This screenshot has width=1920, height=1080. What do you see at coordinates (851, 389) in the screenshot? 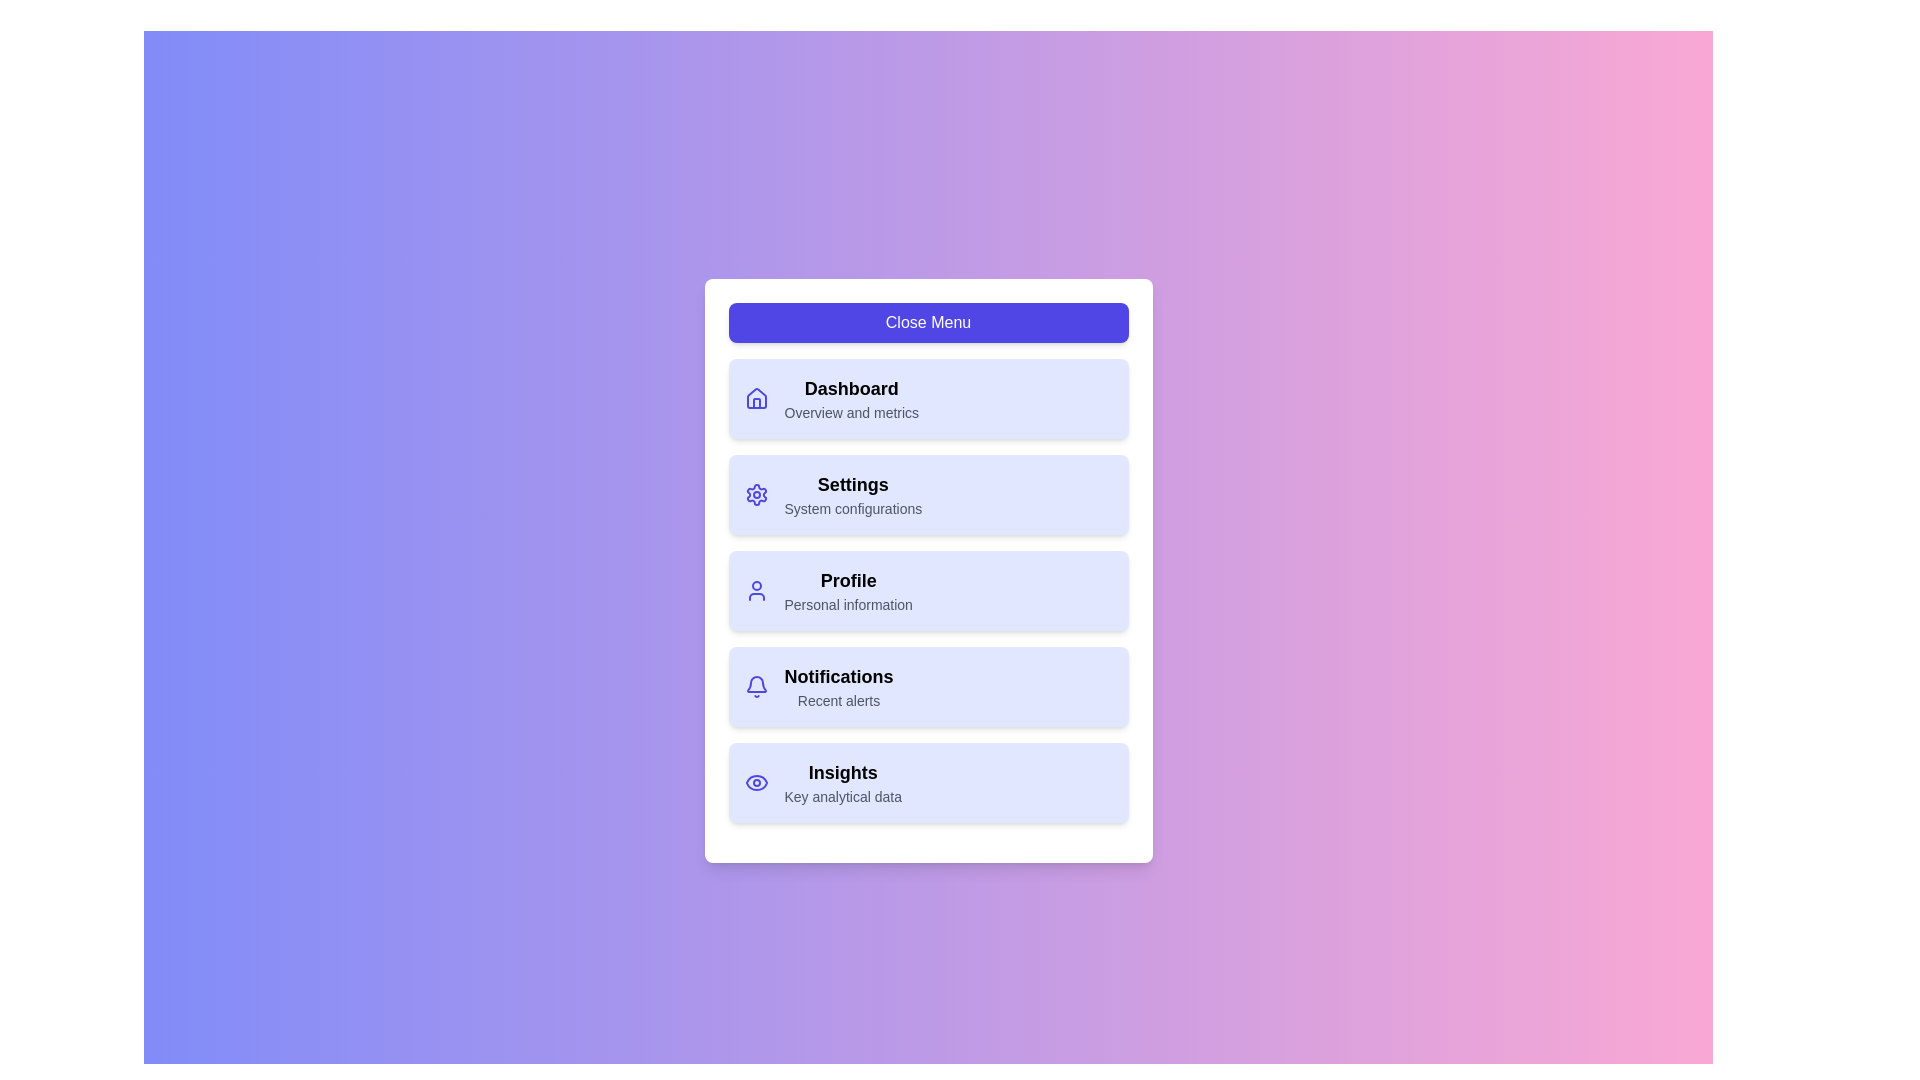
I see `the text of the menu item labeled Dashboard` at bounding box center [851, 389].